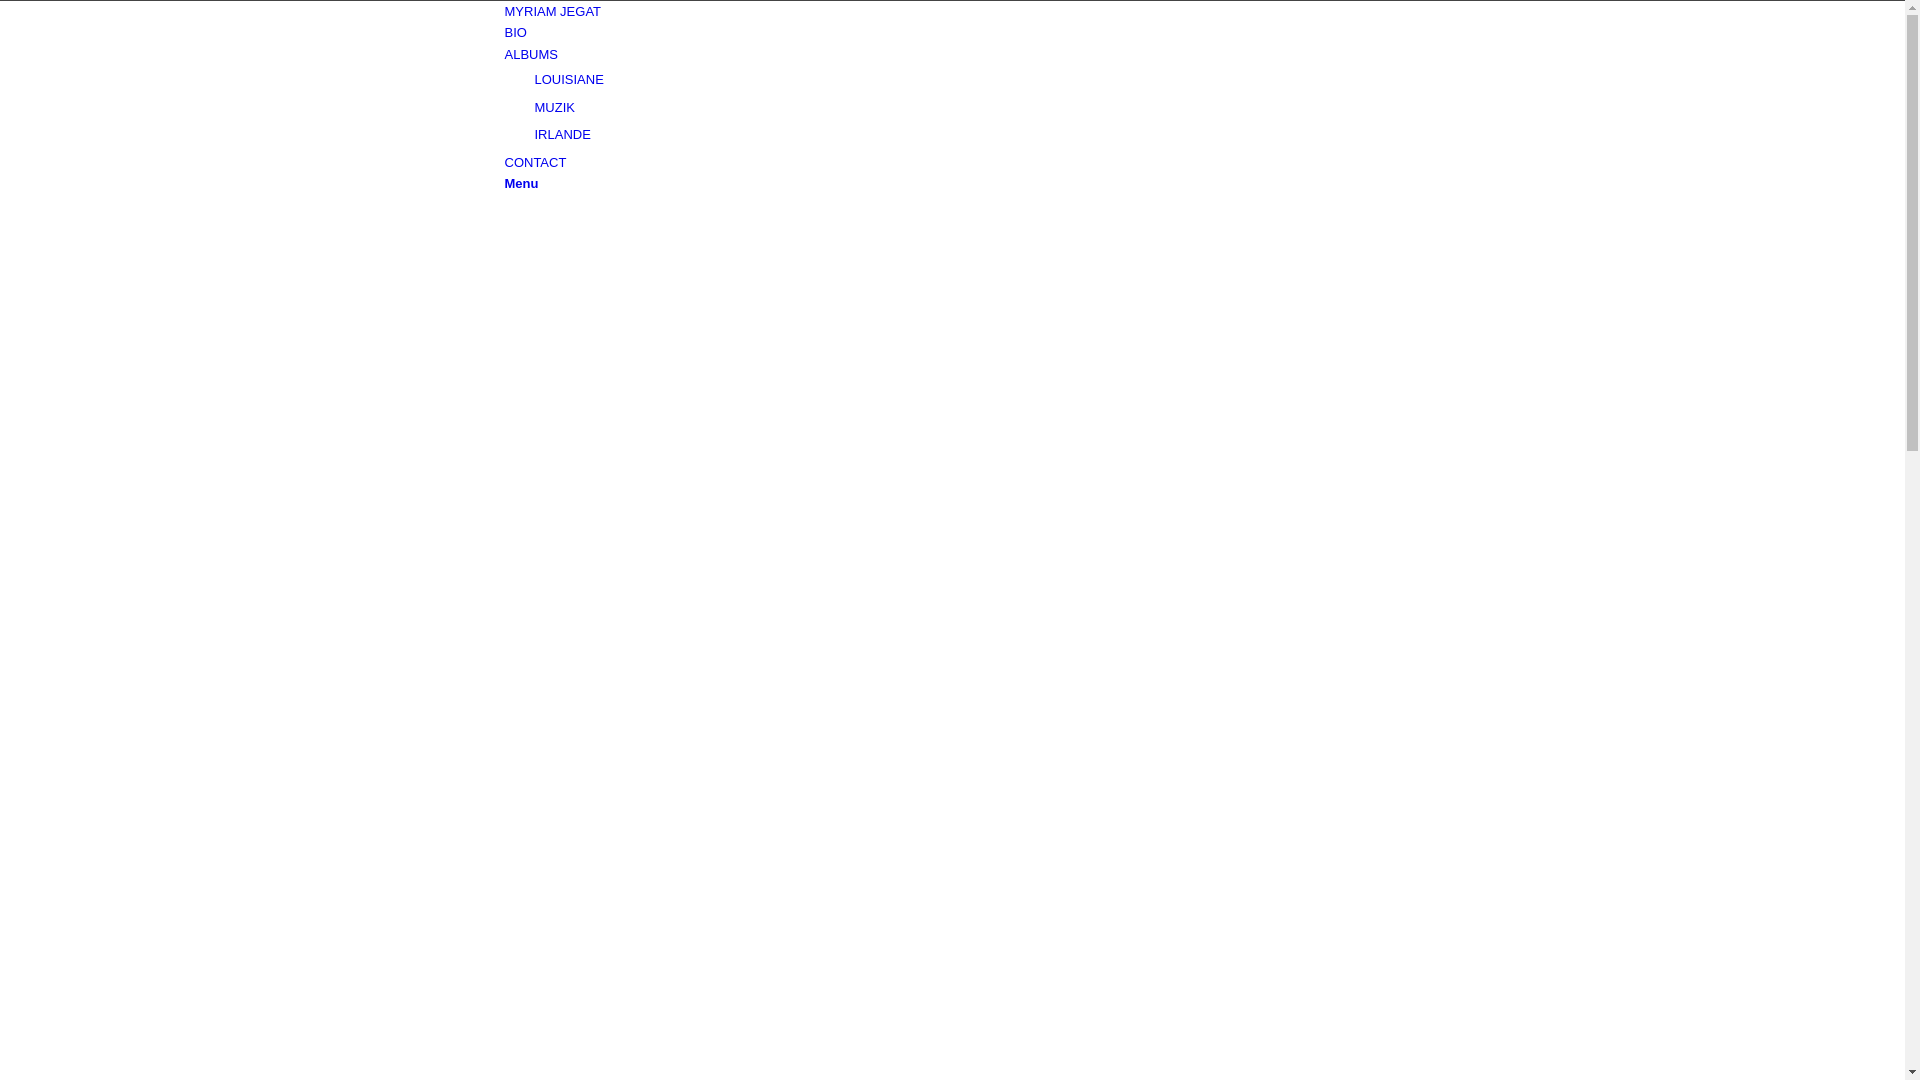 The height and width of the screenshot is (1080, 1920). What do you see at coordinates (567, 78) in the screenshot?
I see `'LOUISIANE'` at bounding box center [567, 78].